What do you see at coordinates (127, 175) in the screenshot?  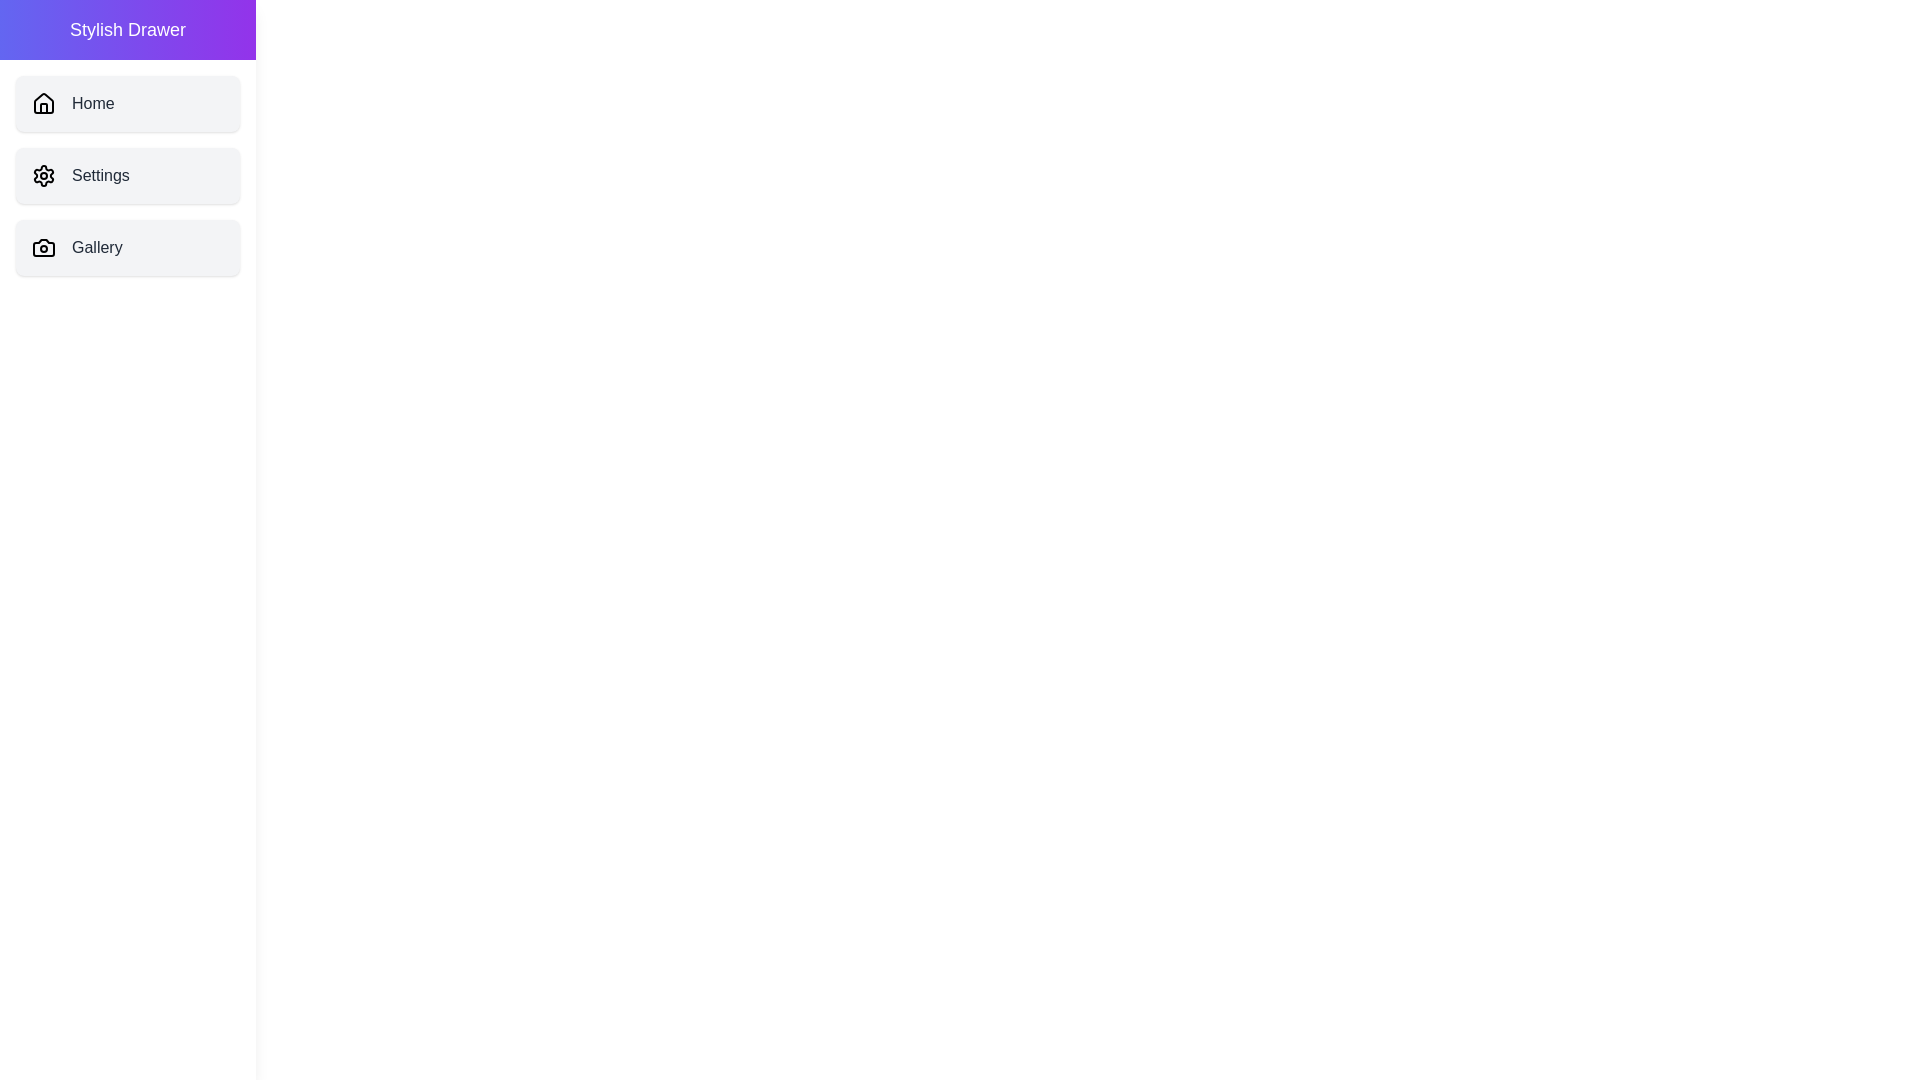 I see `the menu item Settings from the StylishDrawer component` at bounding box center [127, 175].